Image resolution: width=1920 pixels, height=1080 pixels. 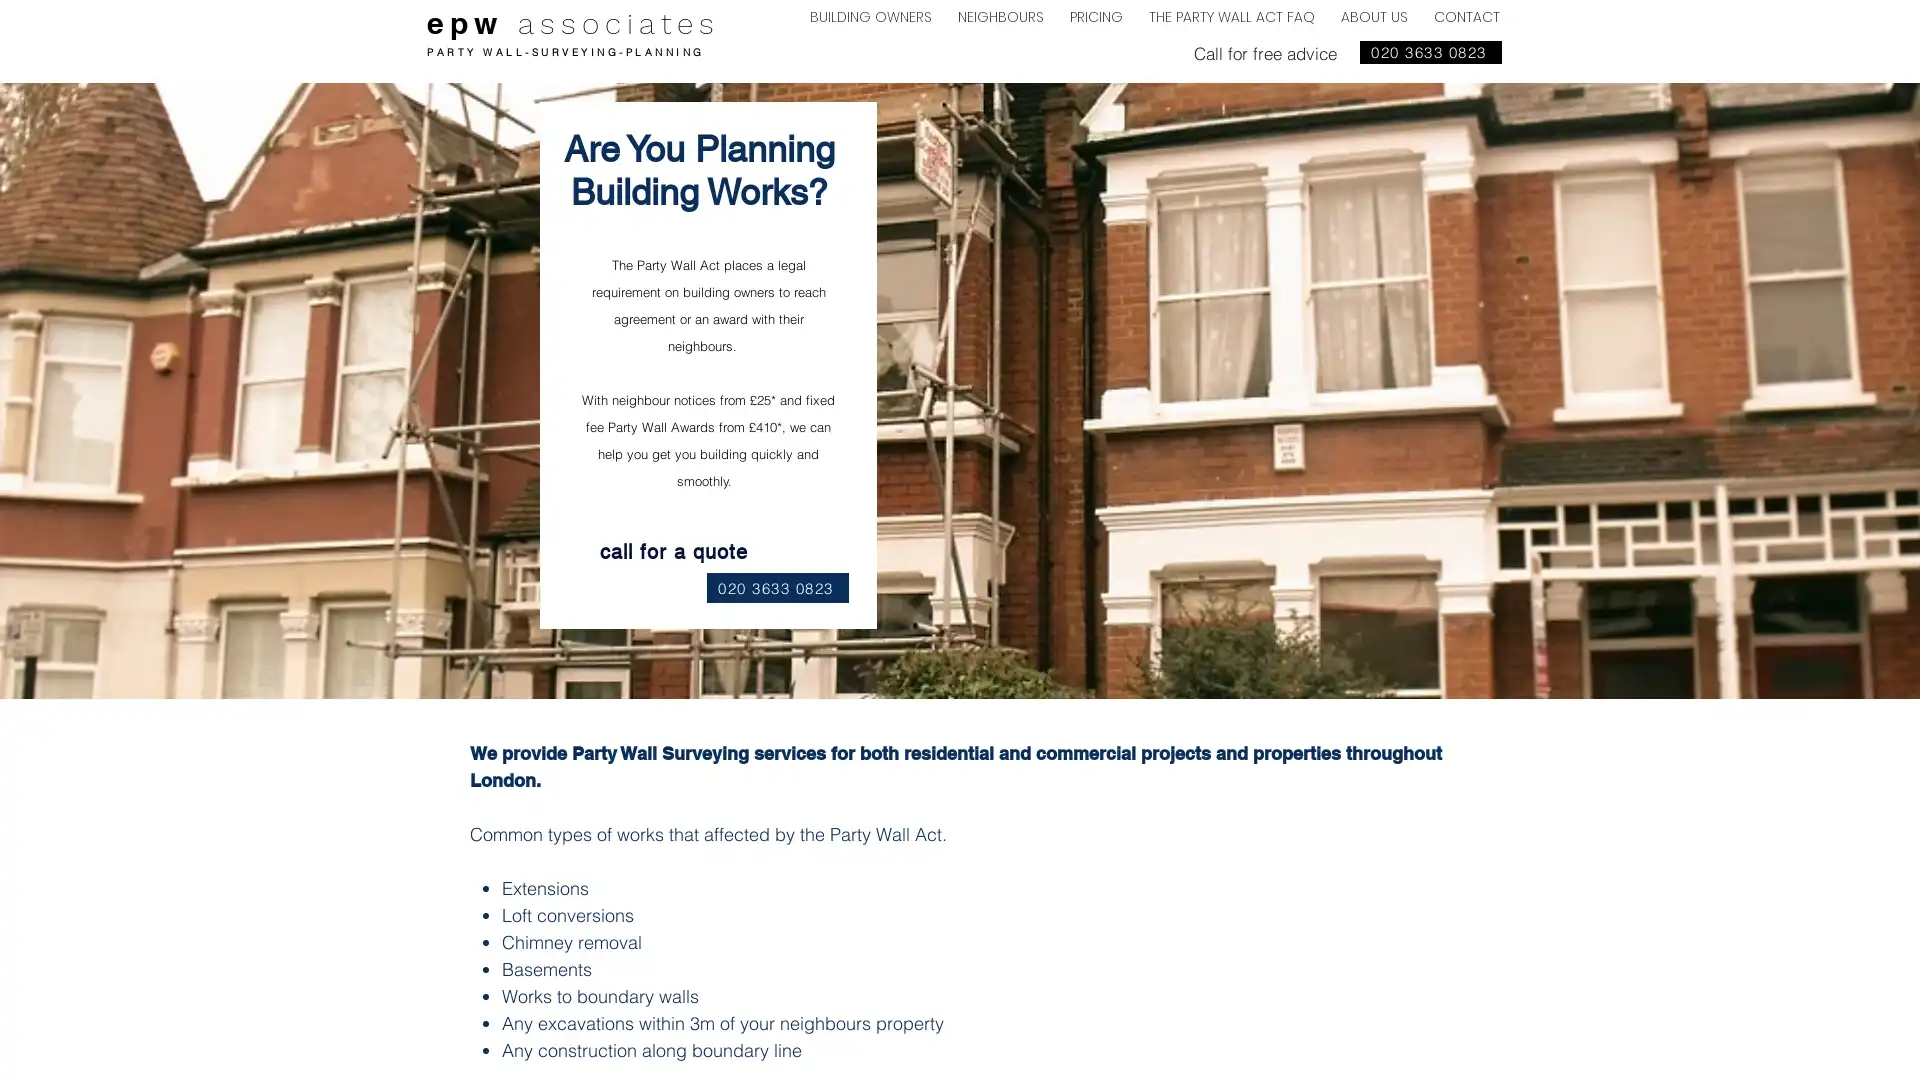 I want to click on Settings, so click(x=1730, y=1047).